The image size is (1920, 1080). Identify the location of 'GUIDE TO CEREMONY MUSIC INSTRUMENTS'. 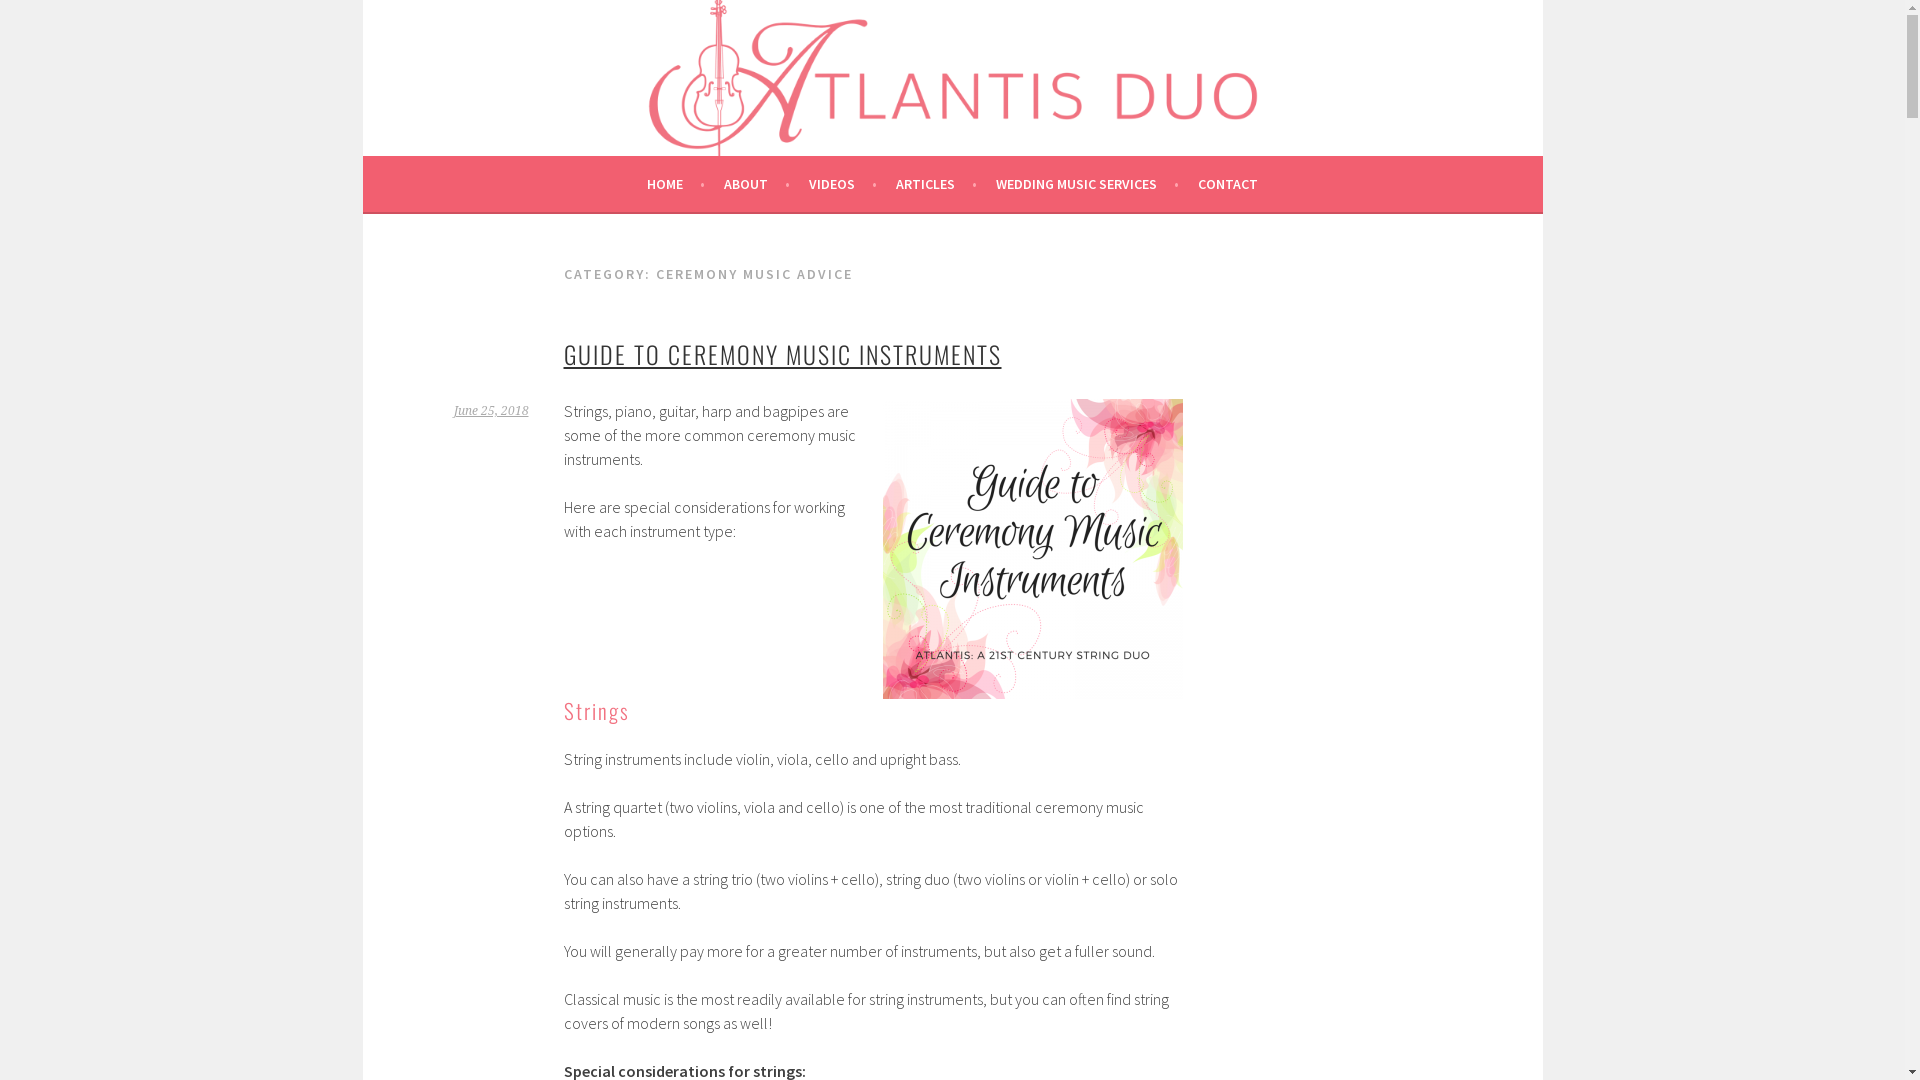
(781, 353).